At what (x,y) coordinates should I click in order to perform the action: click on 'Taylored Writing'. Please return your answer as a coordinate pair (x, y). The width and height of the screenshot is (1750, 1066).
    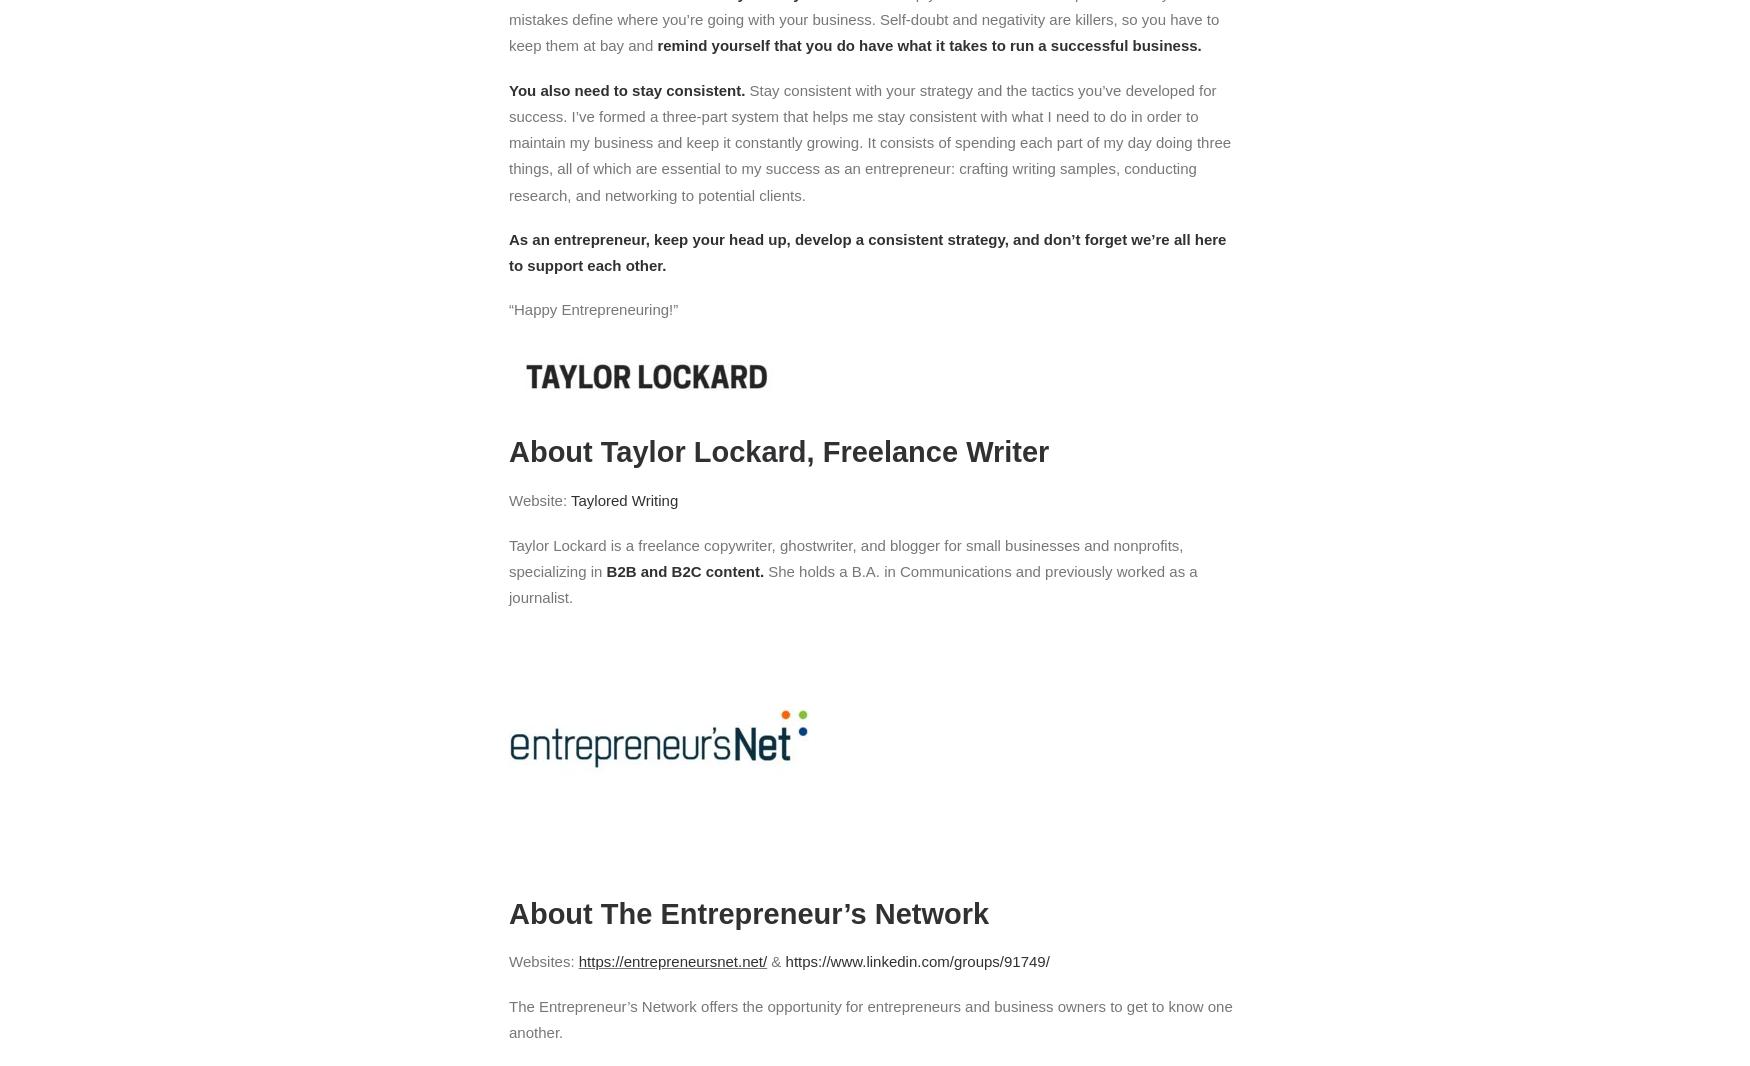
    Looking at the image, I should click on (624, 500).